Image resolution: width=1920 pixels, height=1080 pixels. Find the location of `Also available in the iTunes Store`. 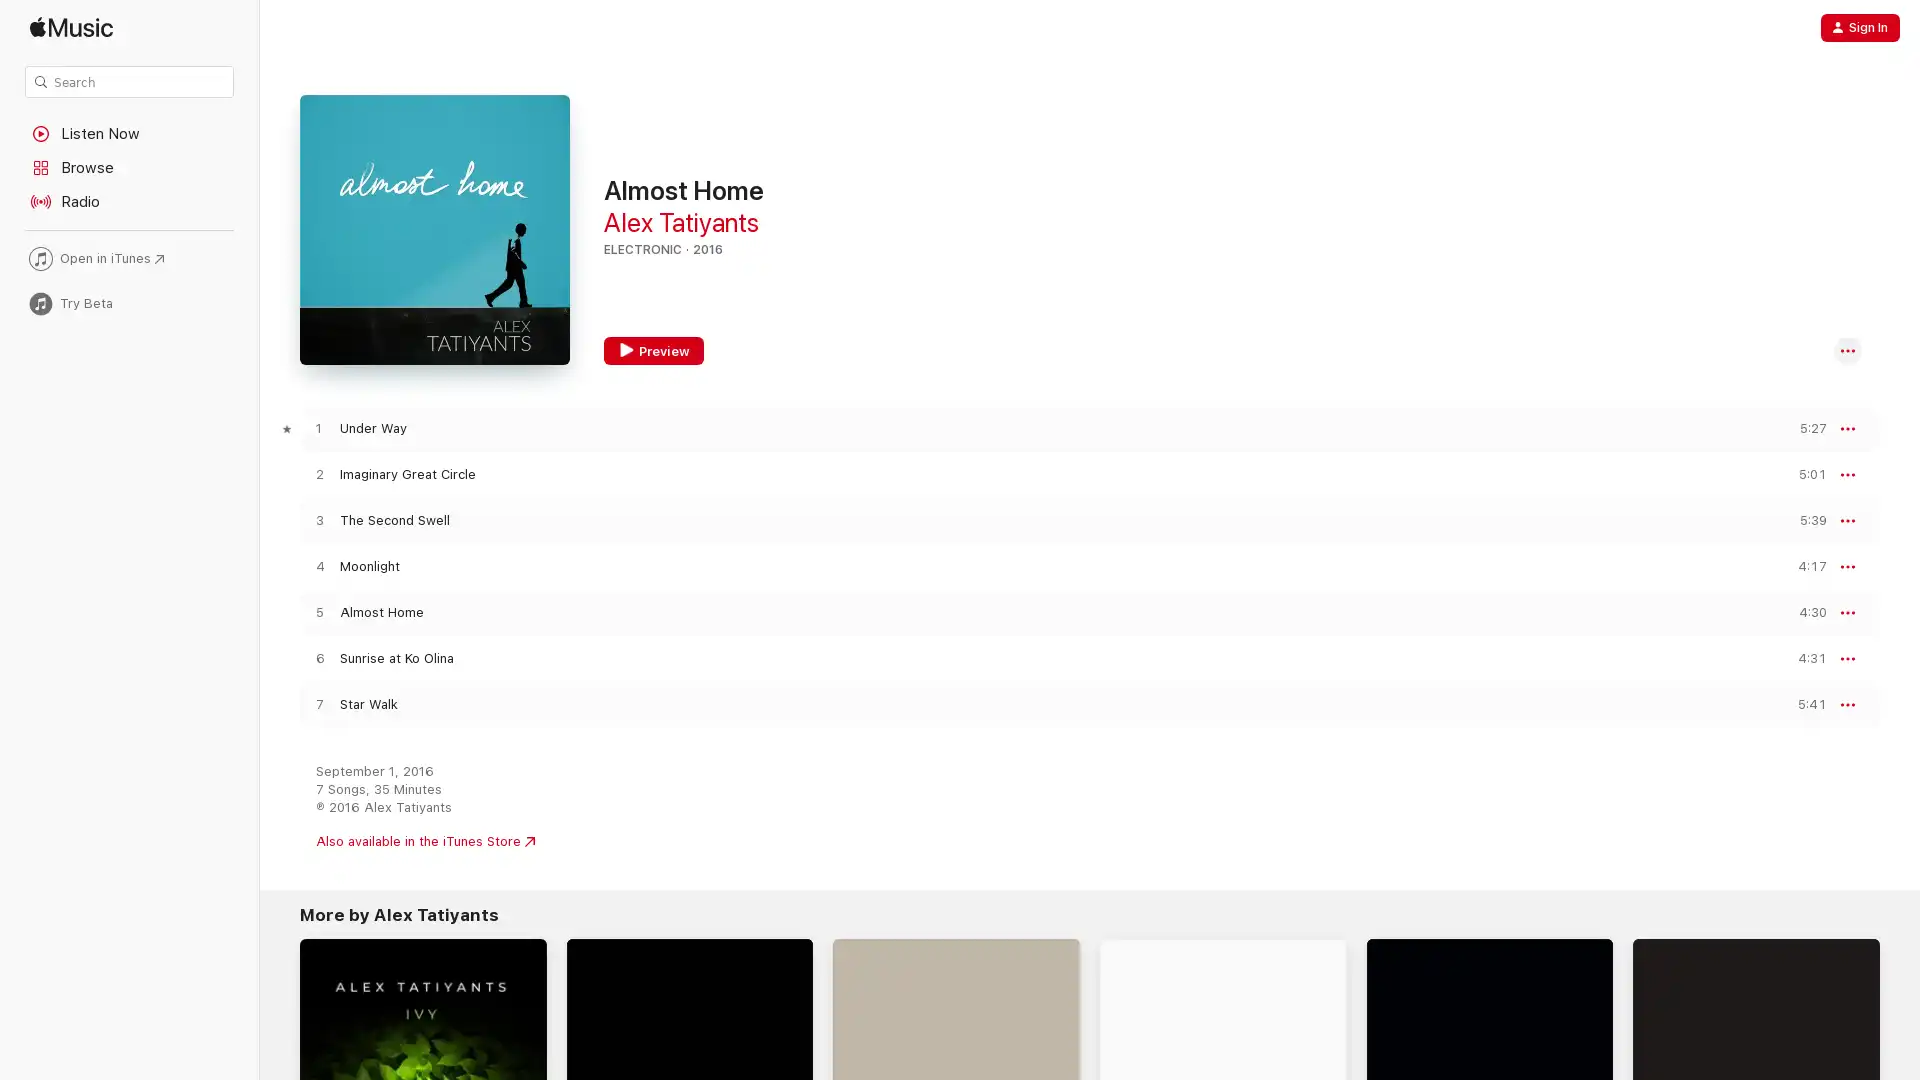

Also available in the iTunes Store is located at coordinates (424, 841).